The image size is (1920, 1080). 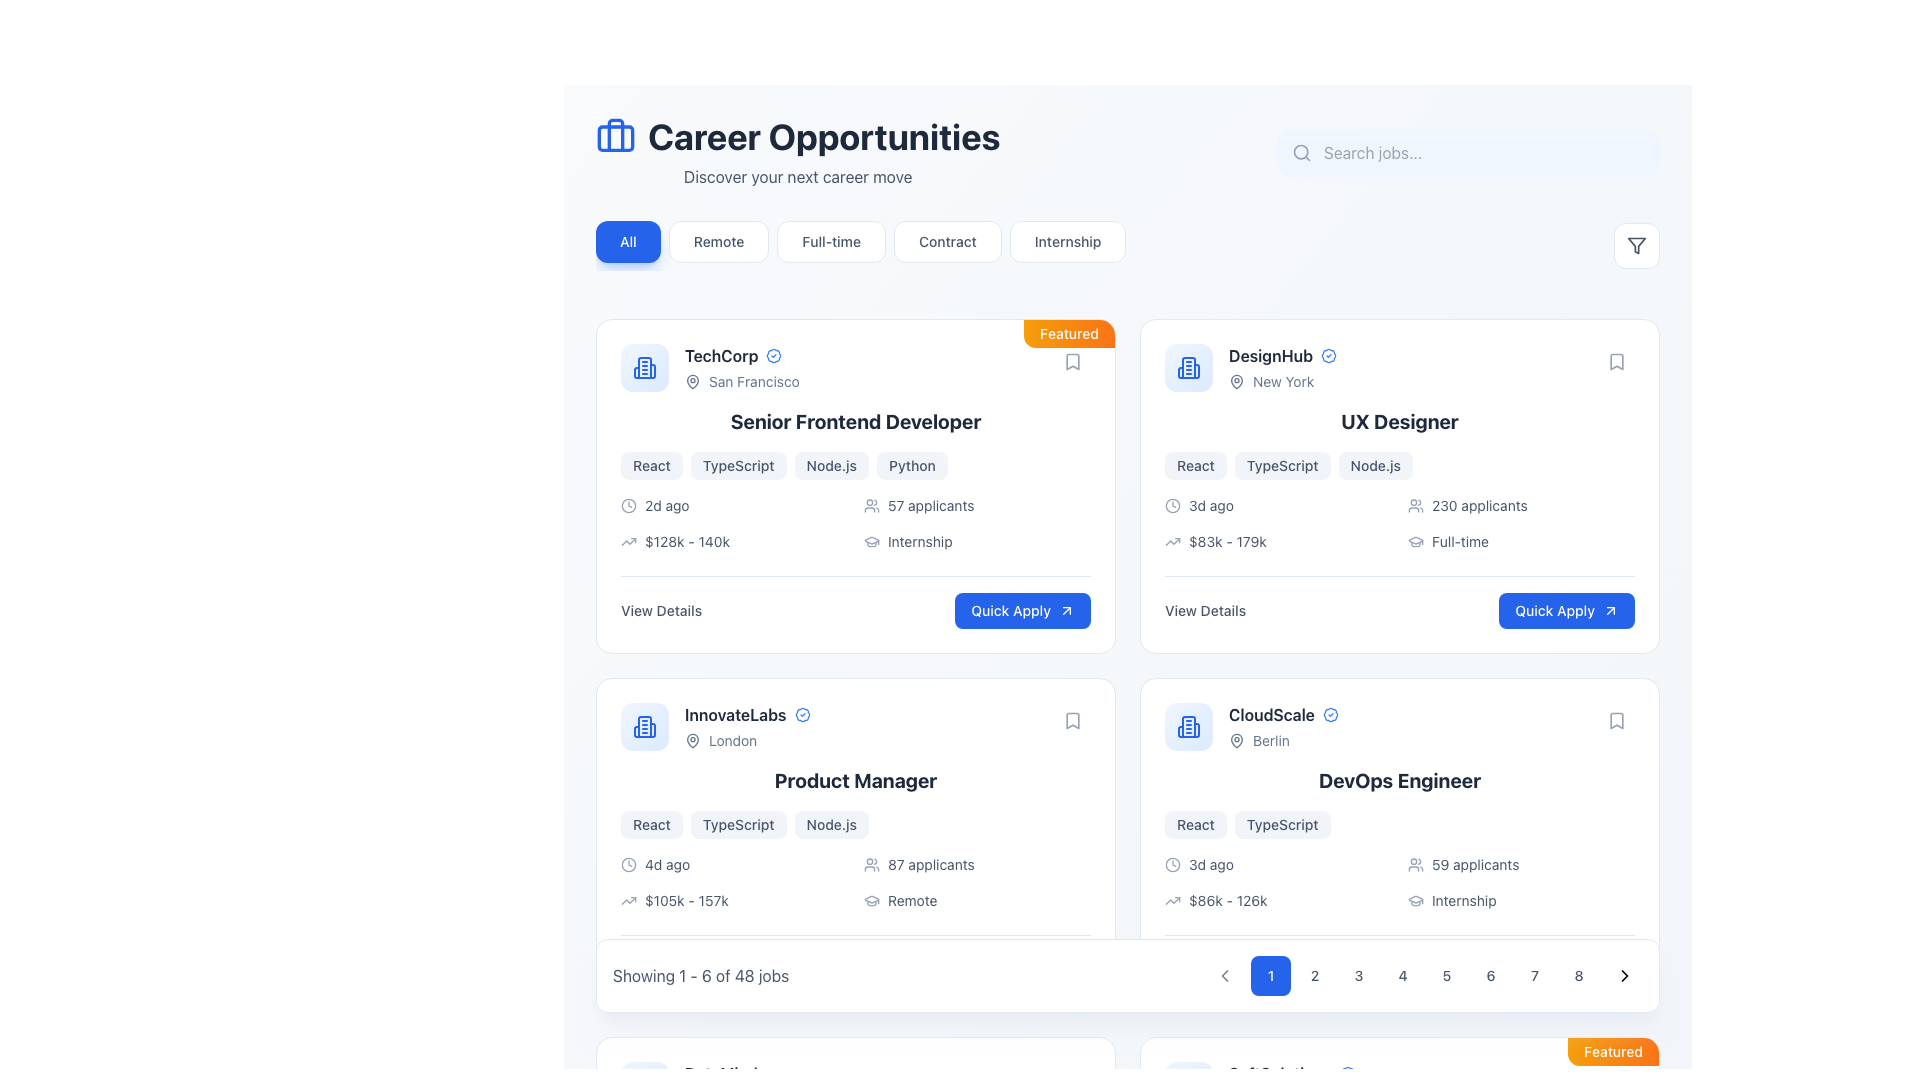 What do you see at coordinates (1613, 1051) in the screenshot?
I see `the 'Featured' badge positioned at the top-right corner of the job listing card to draw attention to its premium status` at bounding box center [1613, 1051].